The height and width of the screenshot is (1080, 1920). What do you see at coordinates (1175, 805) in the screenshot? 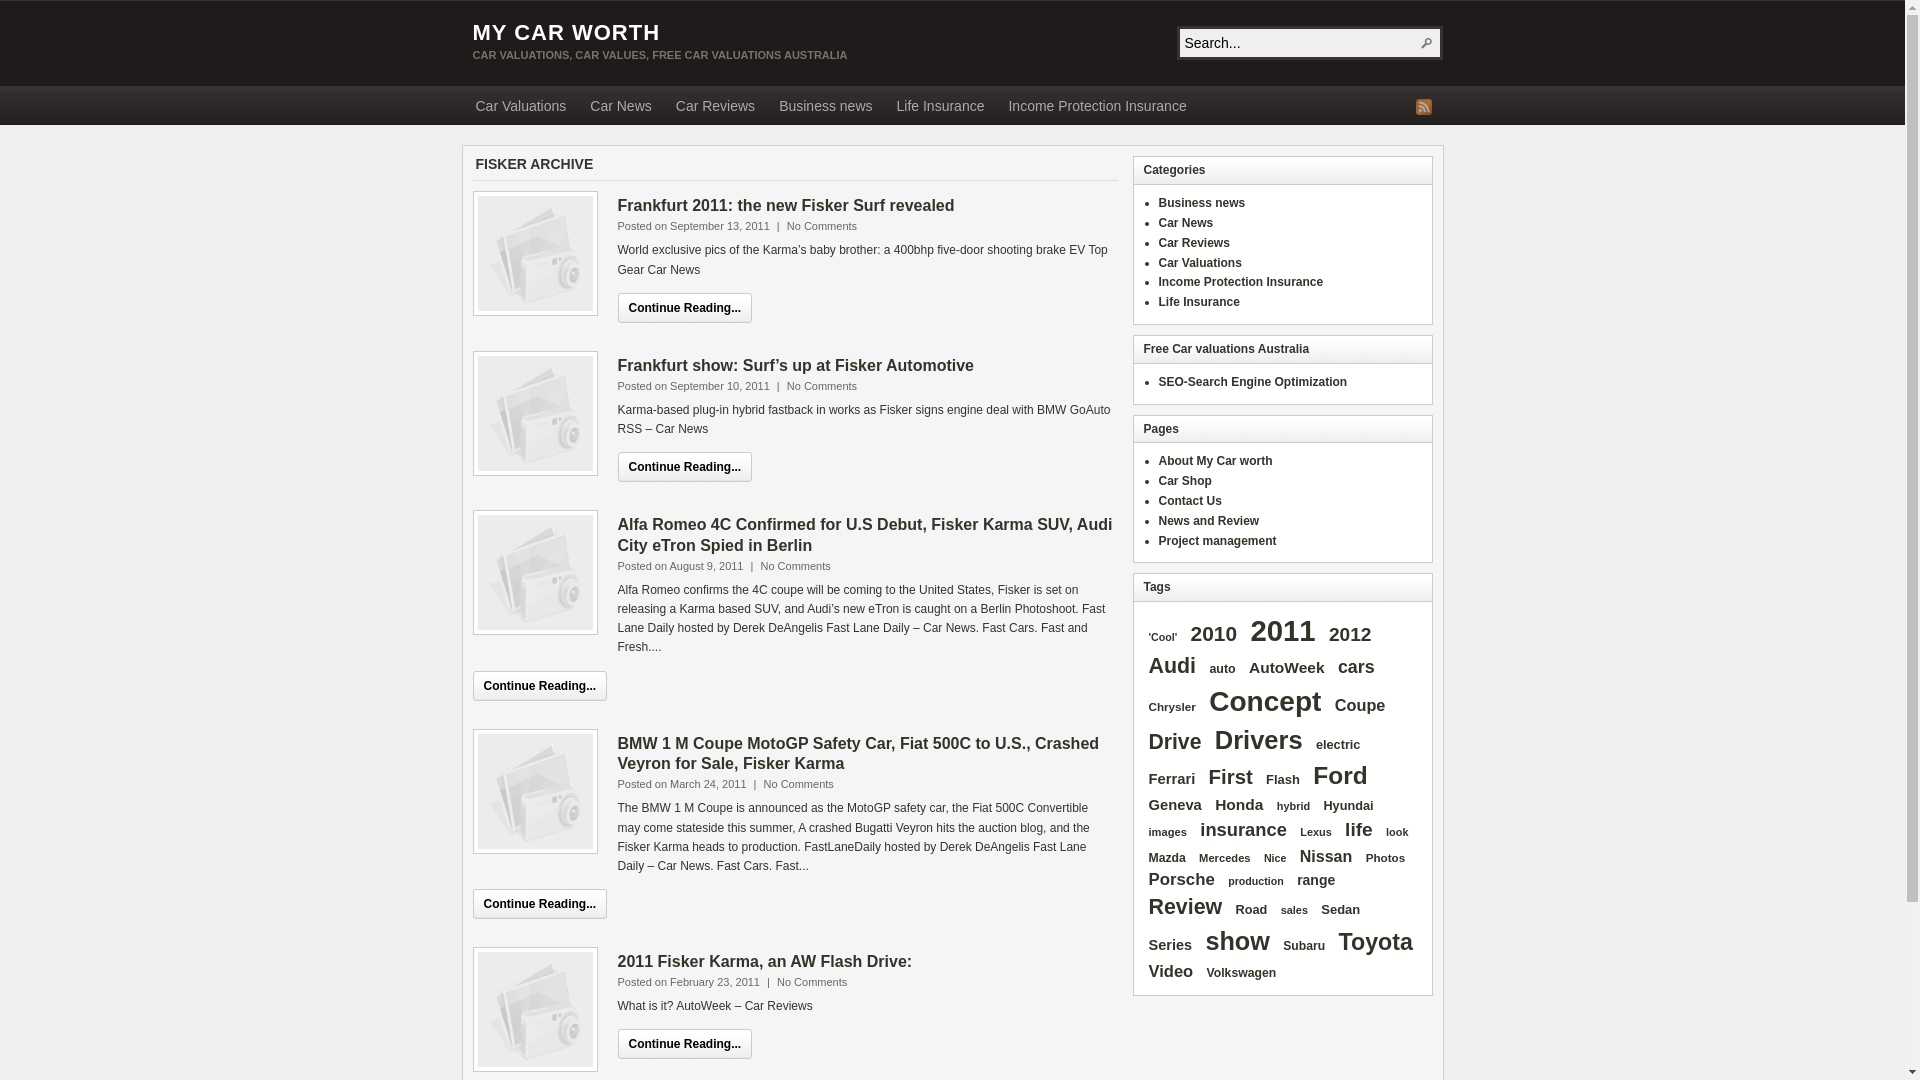
I see `'Geneva'` at bounding box center [1175, 805].